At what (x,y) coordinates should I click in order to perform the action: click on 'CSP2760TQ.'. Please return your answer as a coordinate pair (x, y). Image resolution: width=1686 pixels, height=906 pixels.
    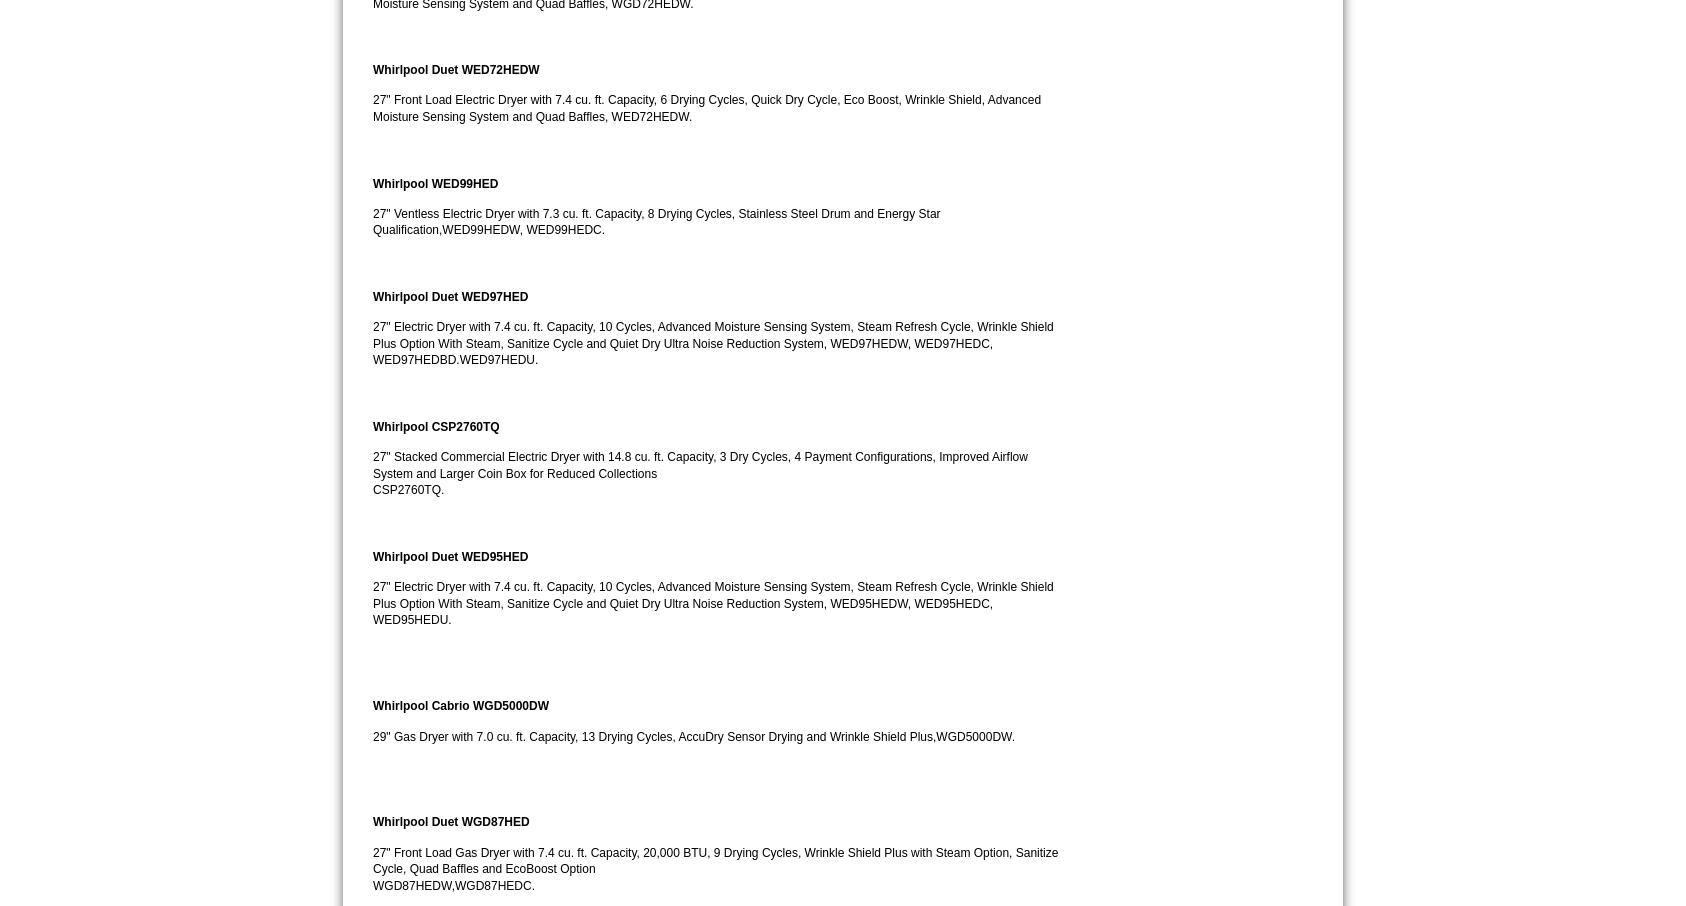
    Looking at the image, I should click on (407, 488).